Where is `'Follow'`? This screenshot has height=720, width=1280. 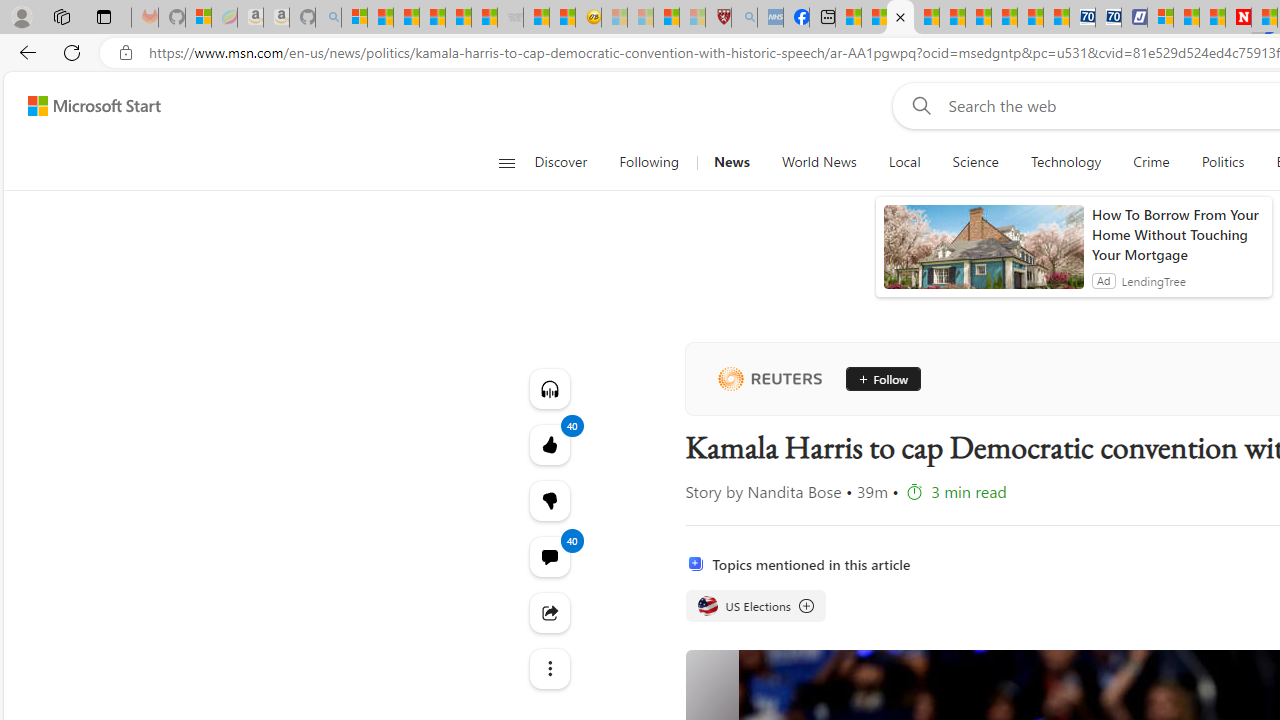
'Follow' is located at coordinates (882, 379).